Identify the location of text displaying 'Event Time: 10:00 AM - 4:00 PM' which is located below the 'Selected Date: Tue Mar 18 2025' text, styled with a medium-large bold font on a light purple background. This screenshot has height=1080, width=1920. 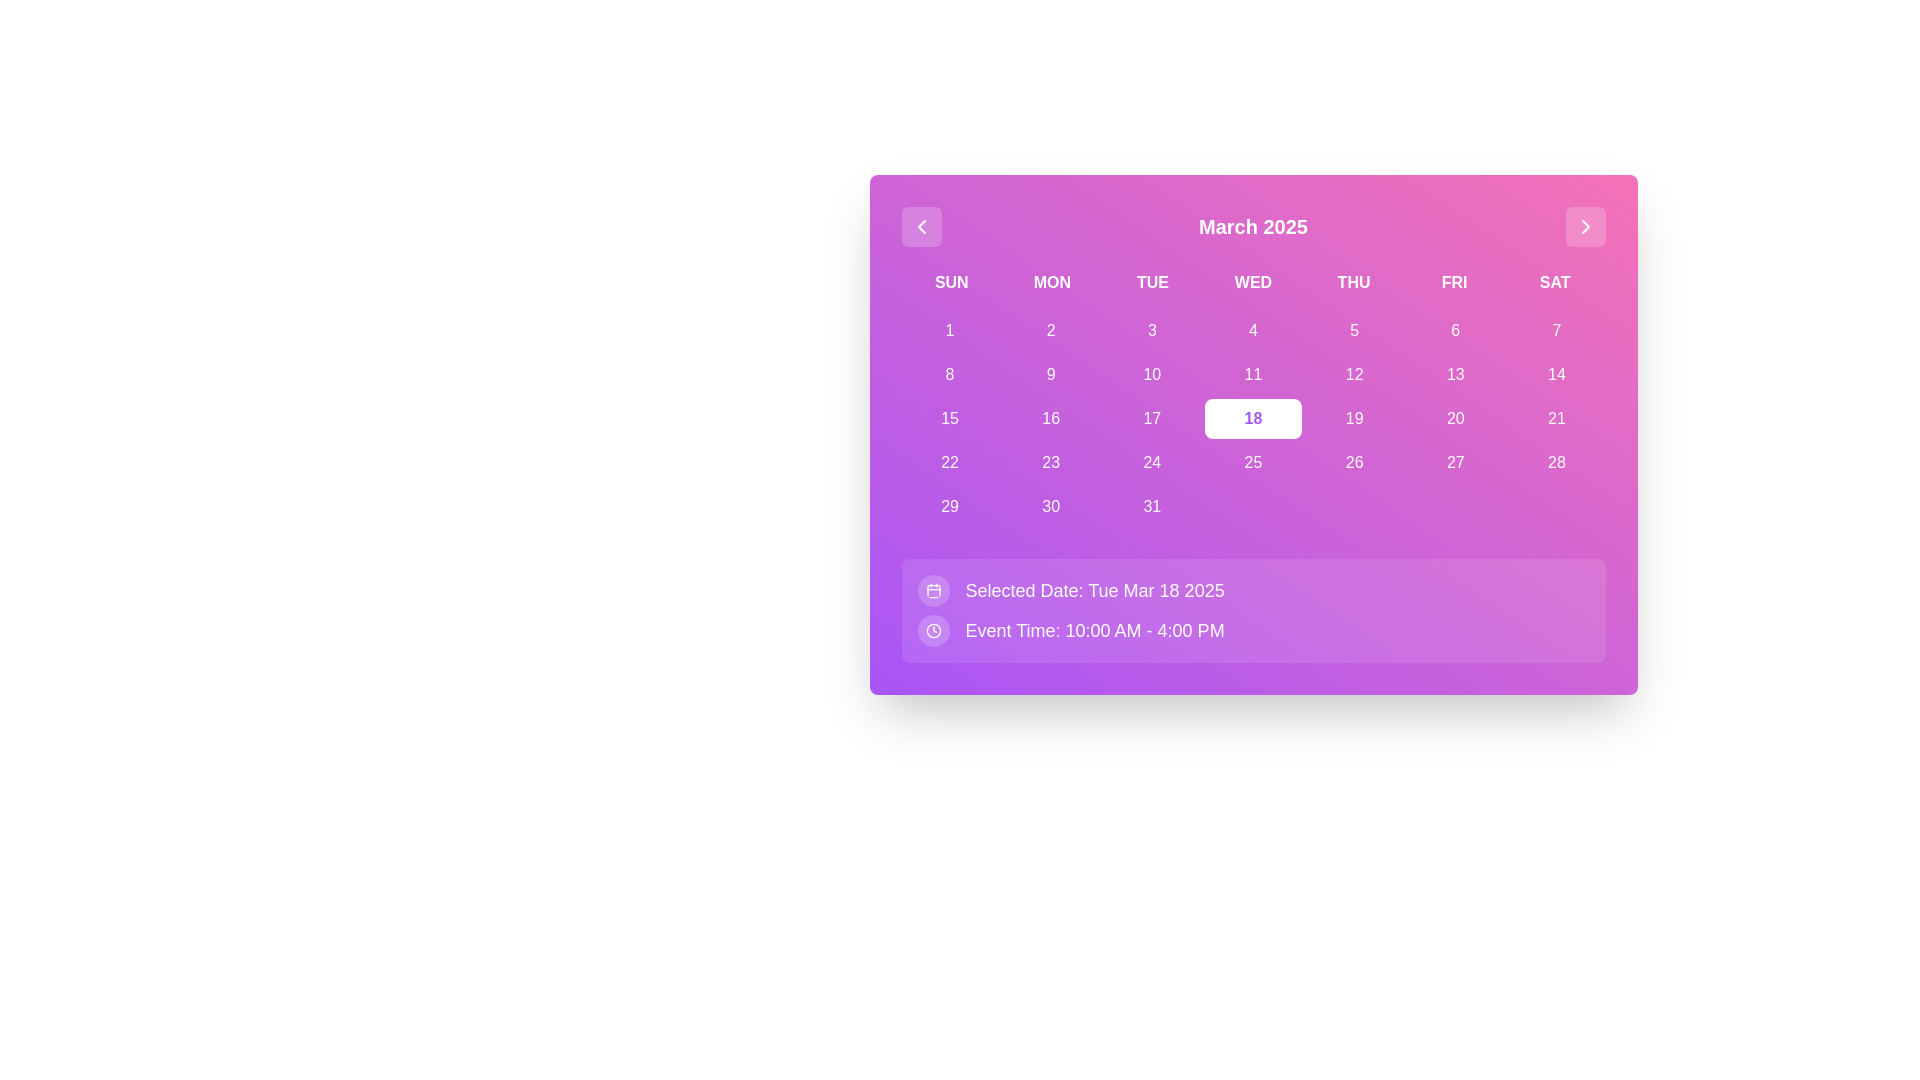
(1093, 631).